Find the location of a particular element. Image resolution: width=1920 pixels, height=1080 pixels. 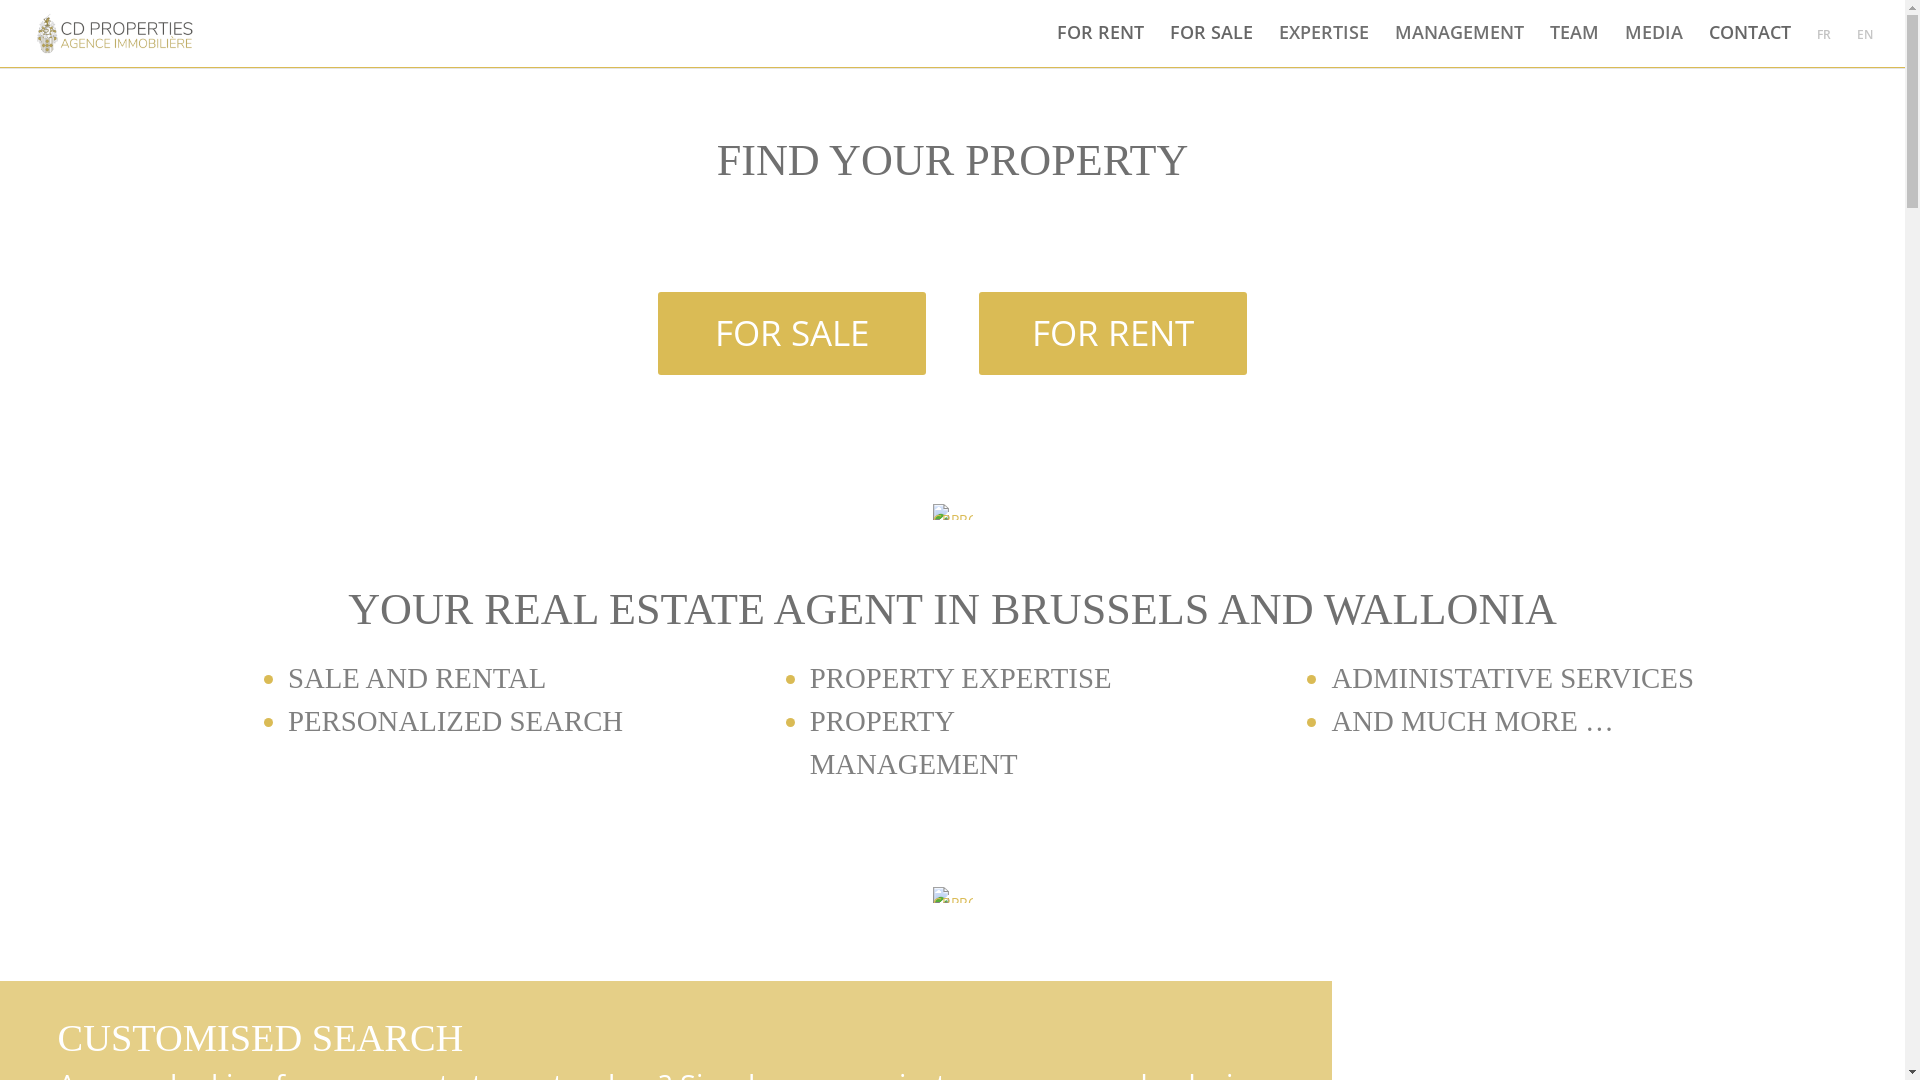

'CDPROPERTIES_IMMOBILIER_next-01-01-01' is located at coordinates (950, 893).